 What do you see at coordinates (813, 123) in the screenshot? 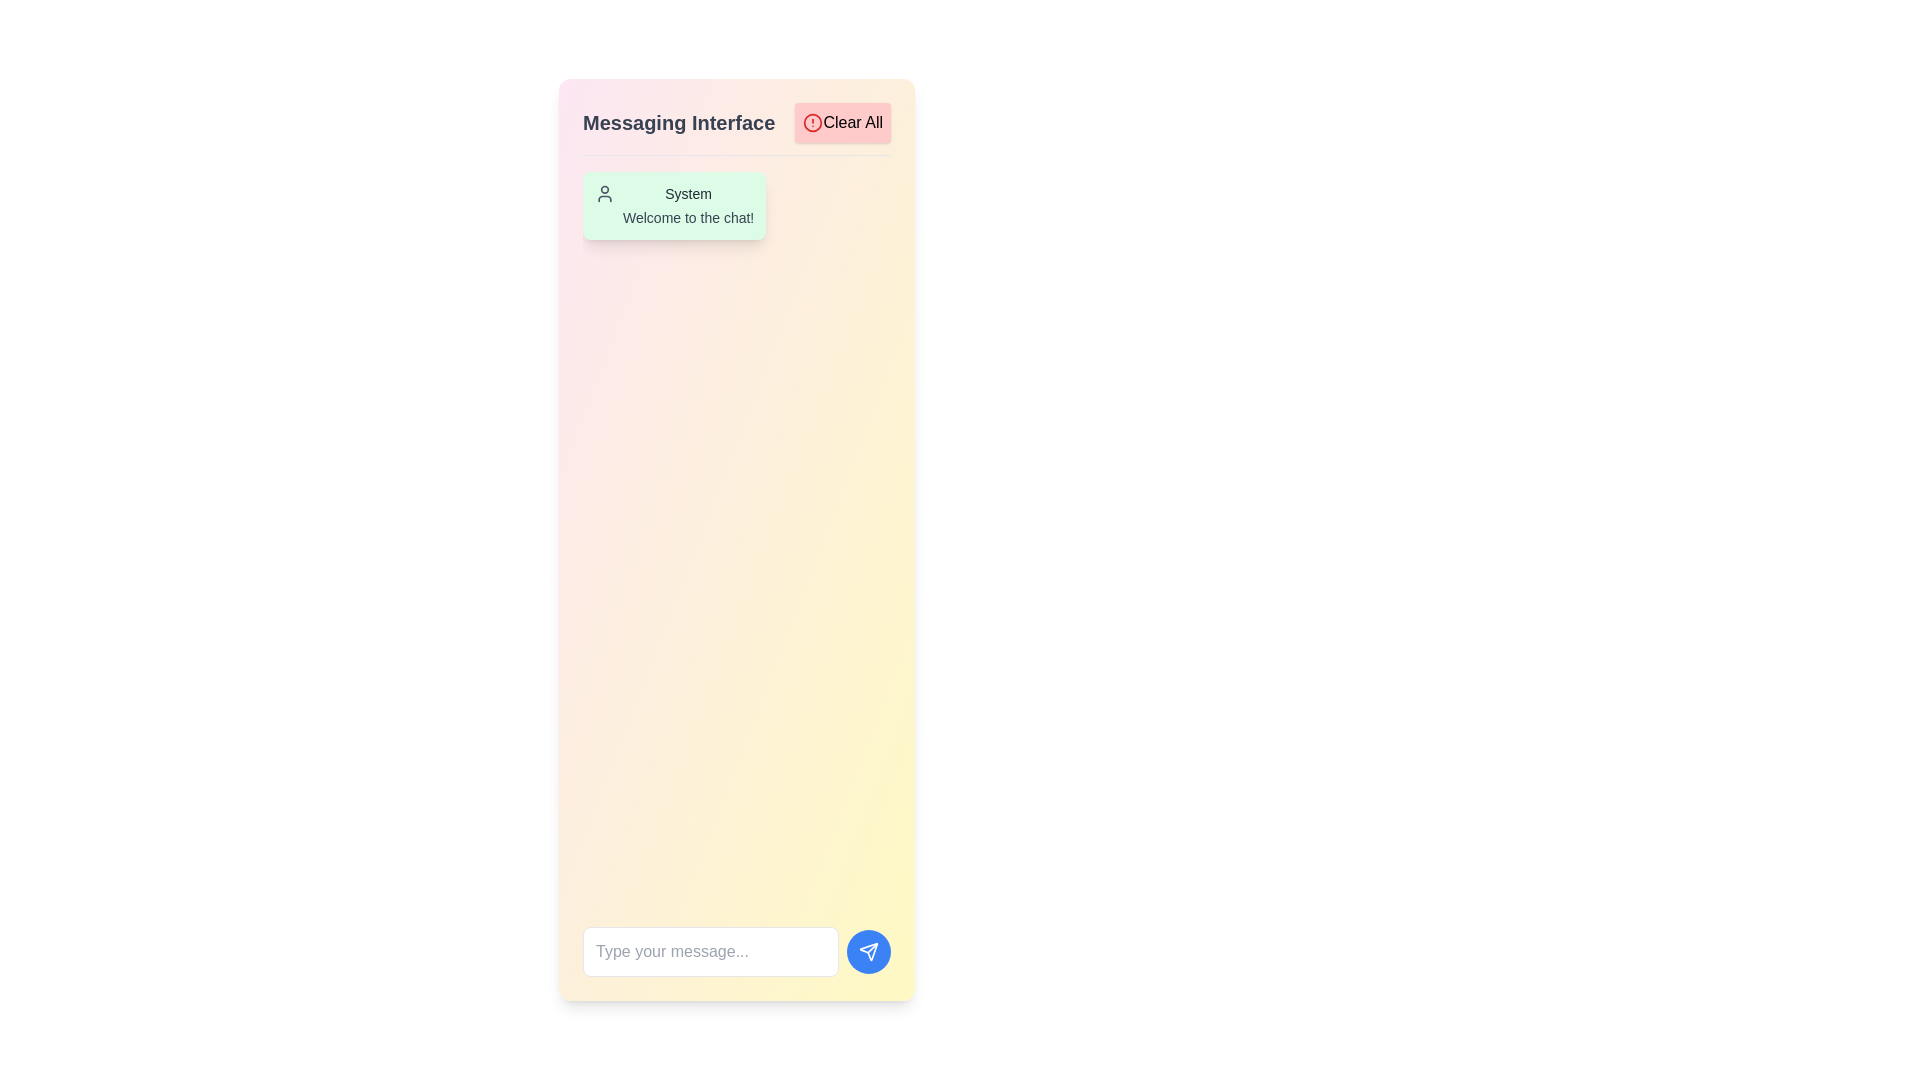
I see `the SVG Circle element that is part of the 'Clear All' button located at the top-right corner of the interface` at bounding box center [813, 123].